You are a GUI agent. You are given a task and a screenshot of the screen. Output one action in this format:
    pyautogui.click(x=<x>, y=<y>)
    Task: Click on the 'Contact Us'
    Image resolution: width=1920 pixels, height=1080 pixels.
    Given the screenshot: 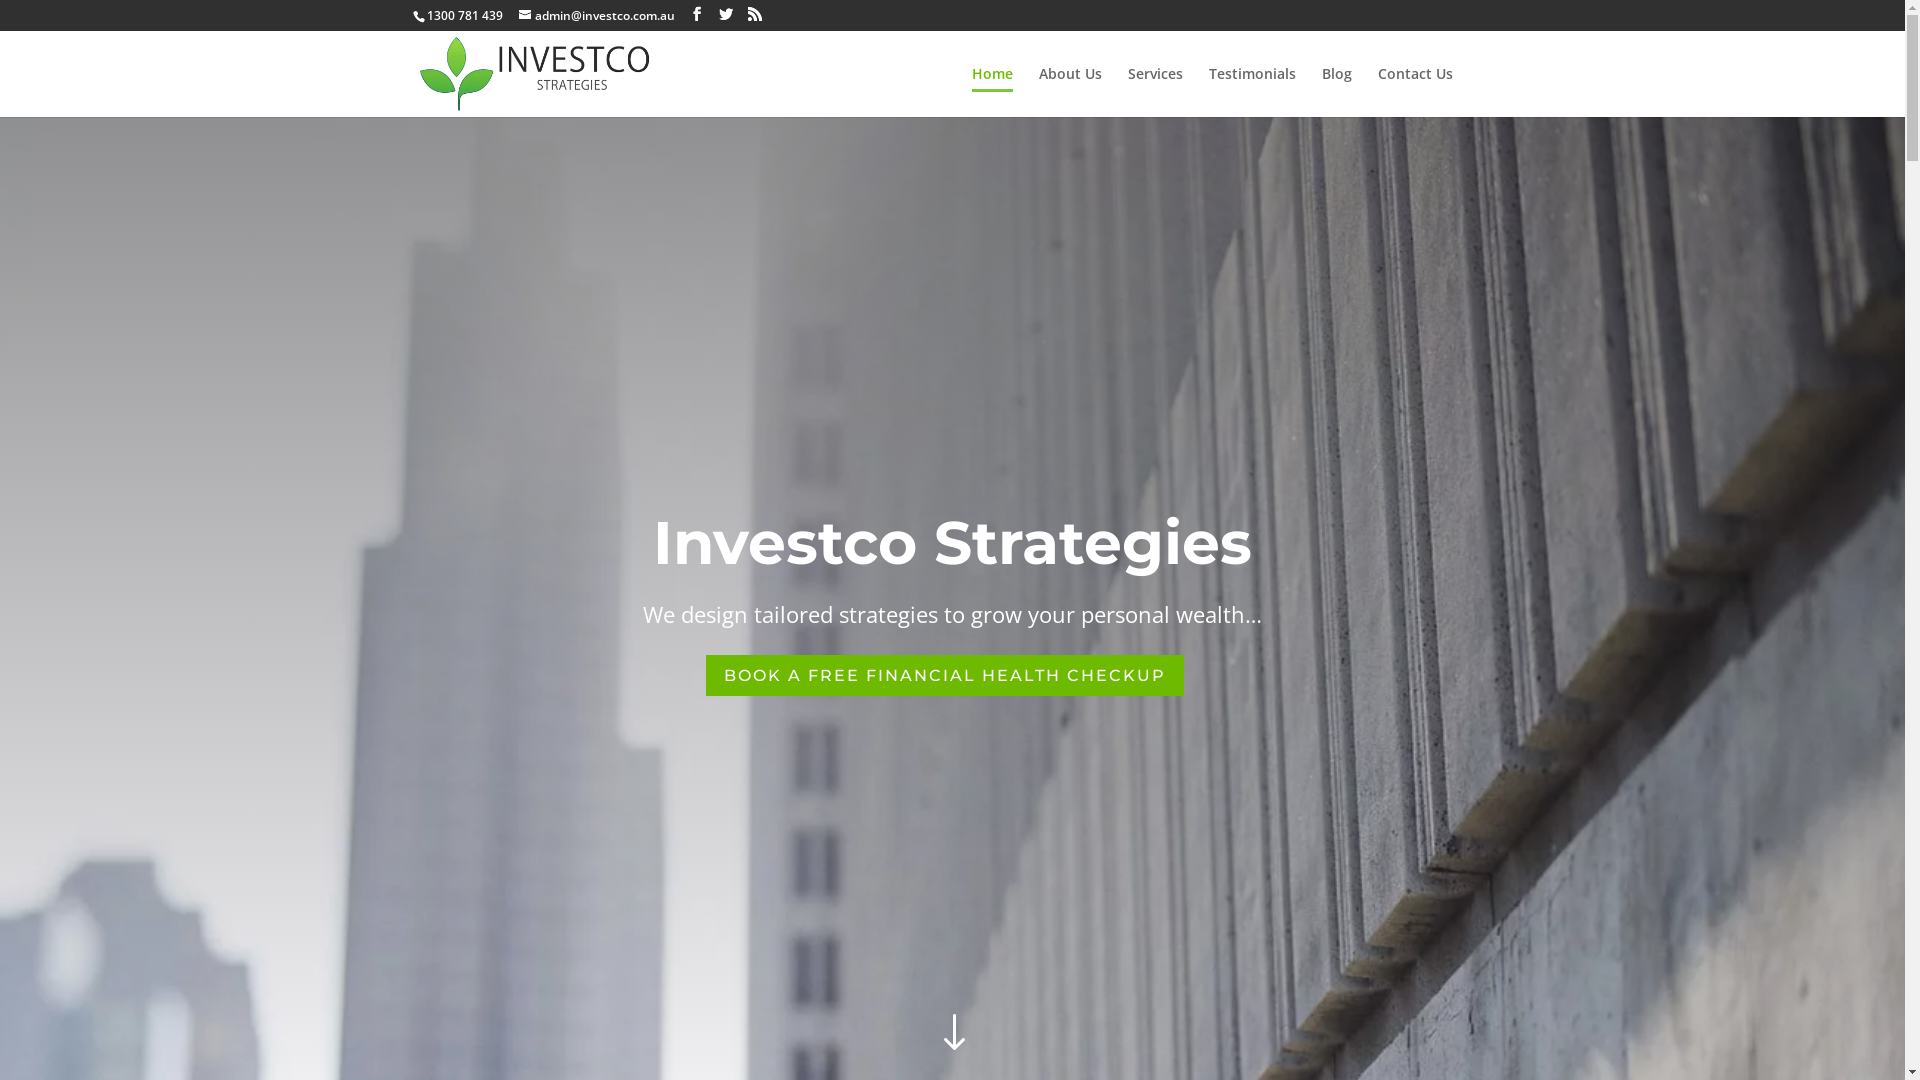 What is the action you would take?
    pyautogui.click(x=1414, y=92)
    